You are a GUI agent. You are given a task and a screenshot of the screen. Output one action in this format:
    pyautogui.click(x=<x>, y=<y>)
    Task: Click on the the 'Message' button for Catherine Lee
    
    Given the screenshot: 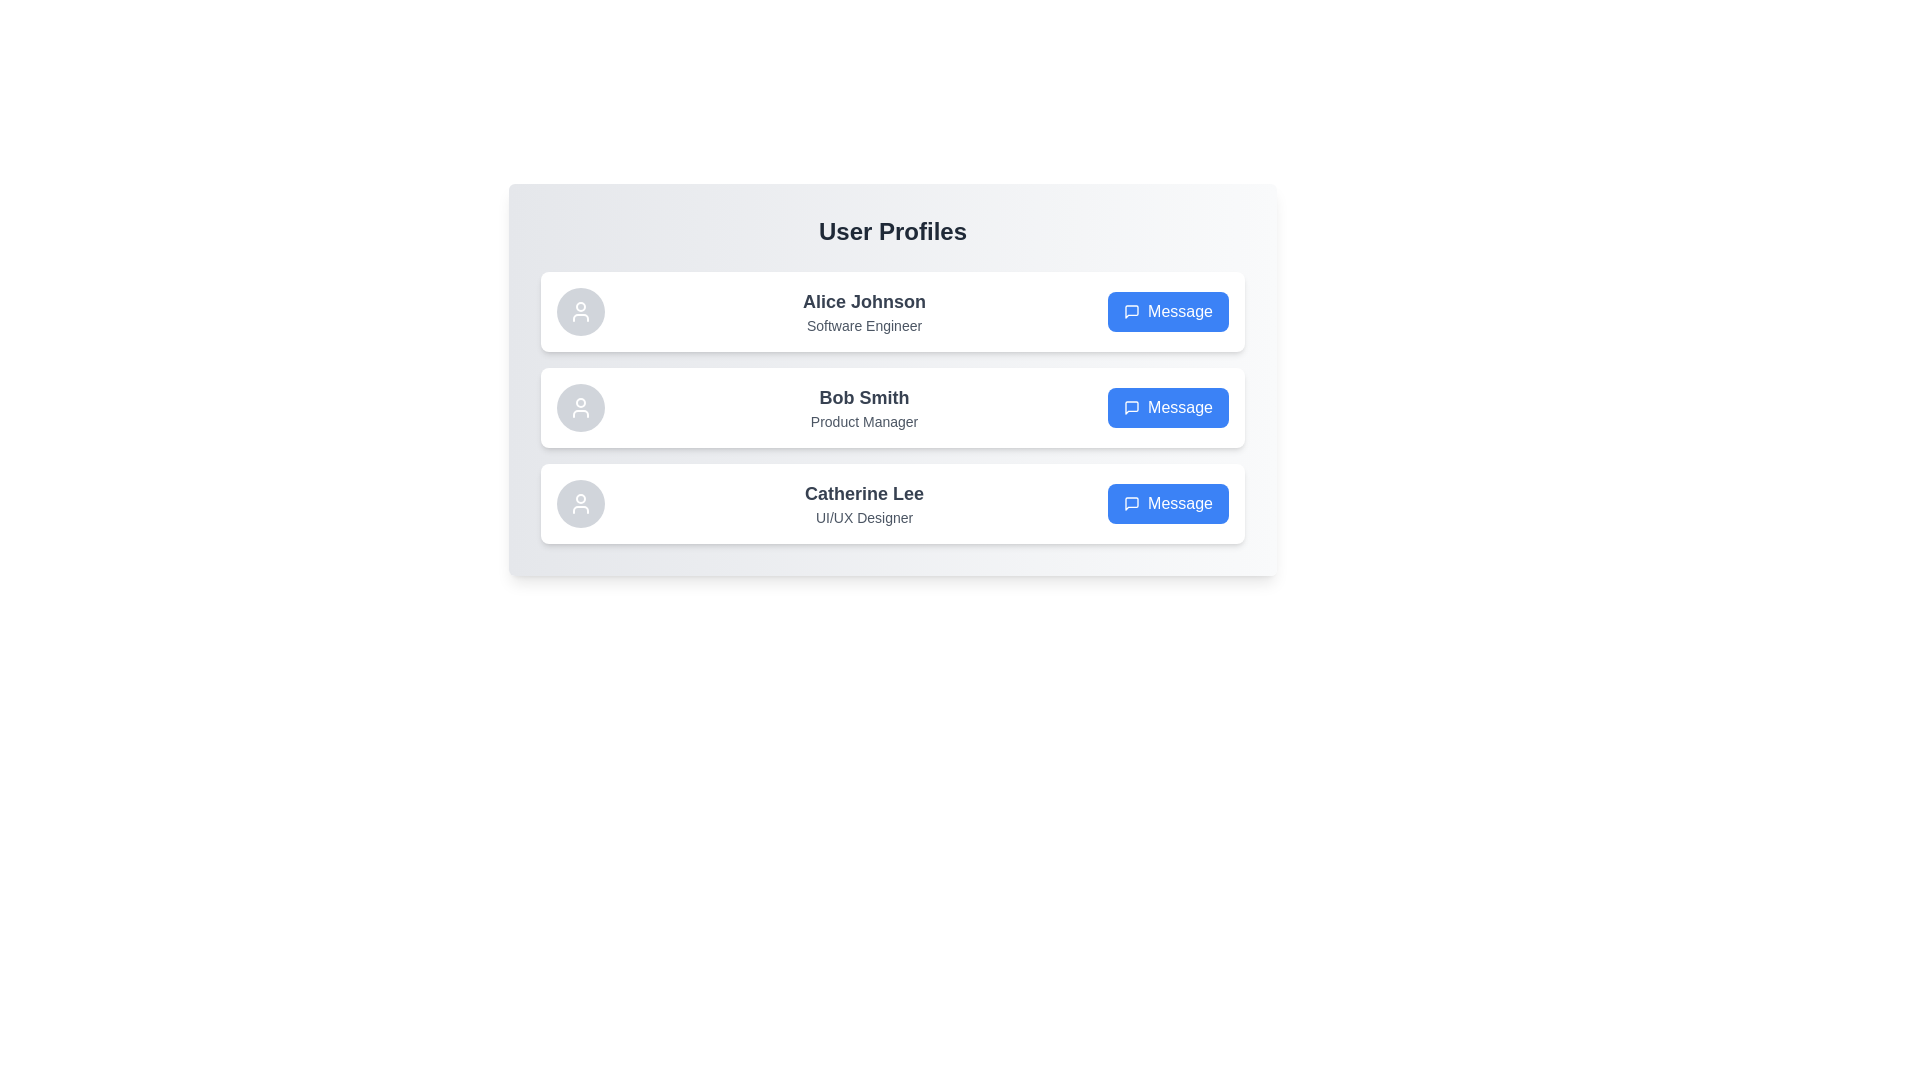 What is the action you would take?
    pyautogui.click(x=1168, y=503)
    